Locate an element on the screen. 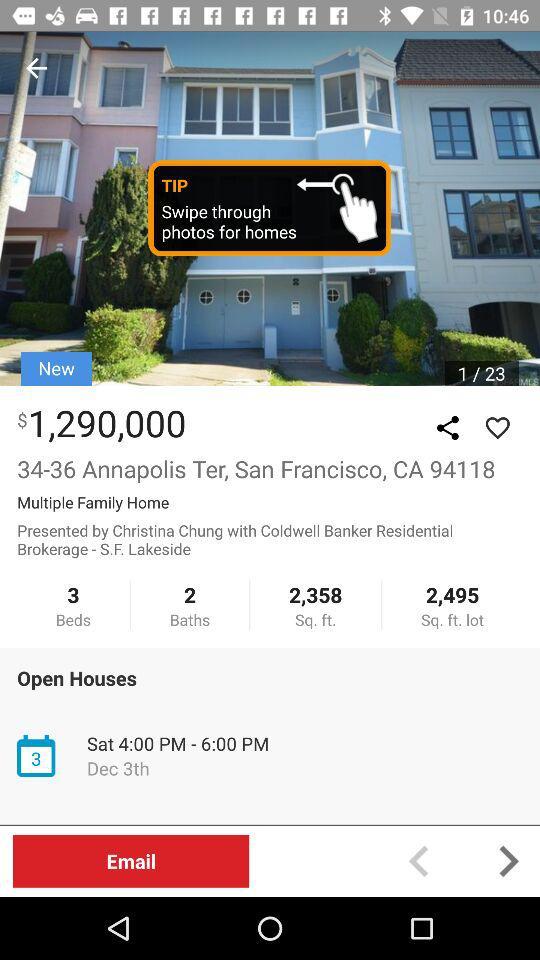  the arrow_backward icon is located at coordinates (418, 860).